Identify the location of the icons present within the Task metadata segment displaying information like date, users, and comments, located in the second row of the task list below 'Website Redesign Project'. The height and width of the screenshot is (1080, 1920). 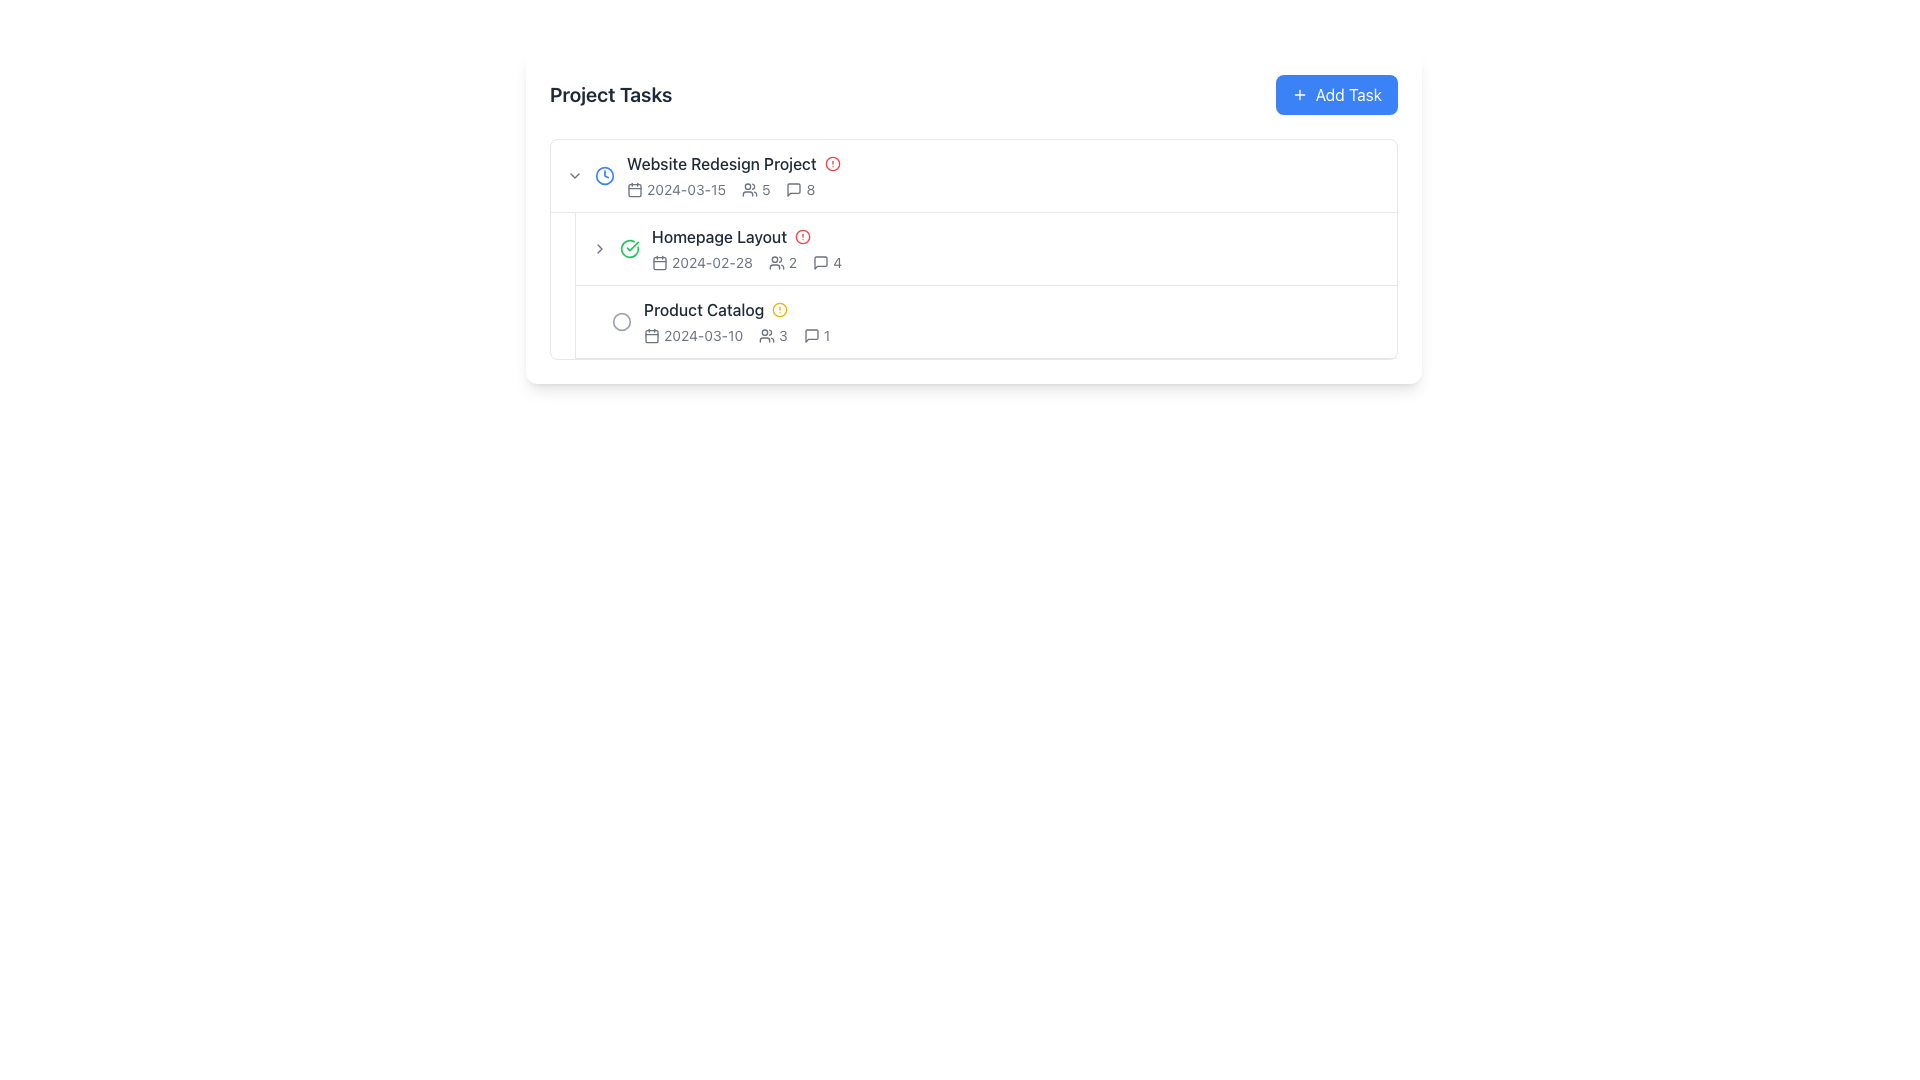
(1018, 261).